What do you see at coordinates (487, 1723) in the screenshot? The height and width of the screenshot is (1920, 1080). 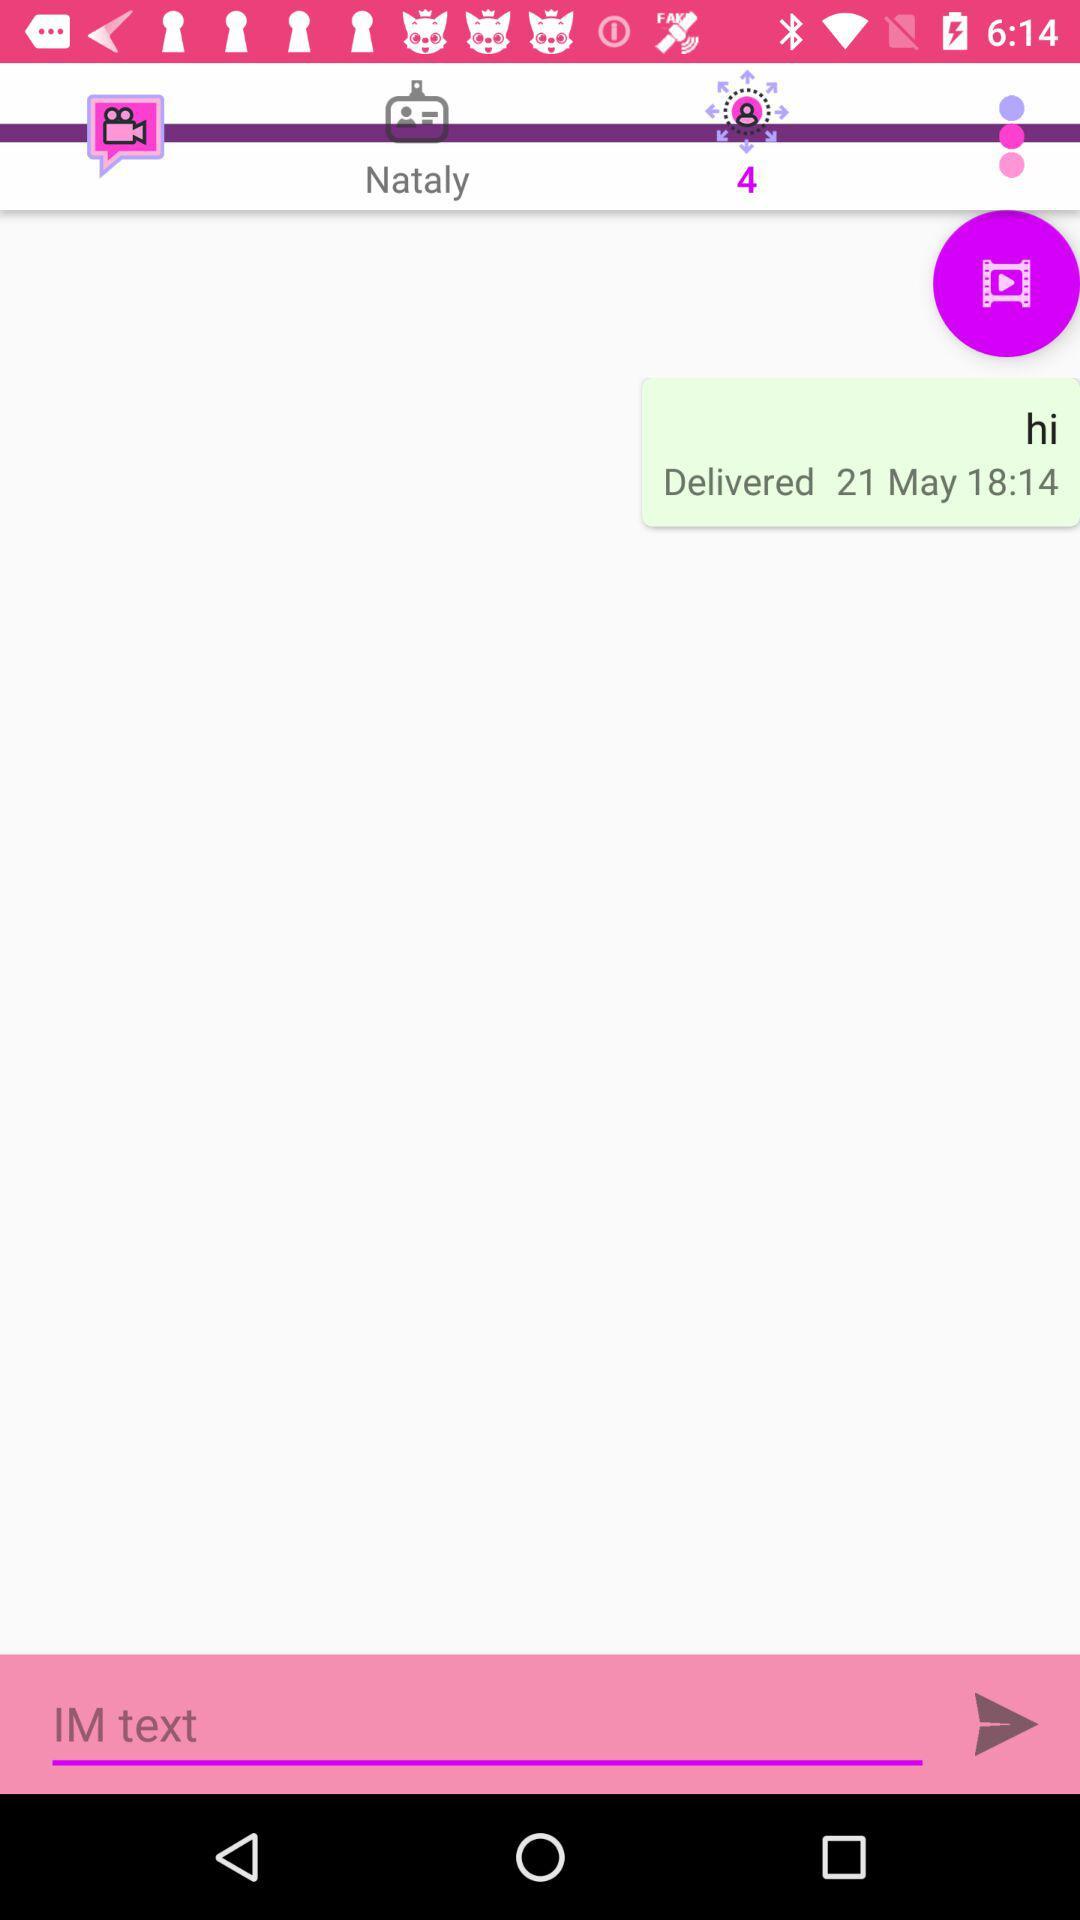 I see `message box` at bounding box center [487, 1723].